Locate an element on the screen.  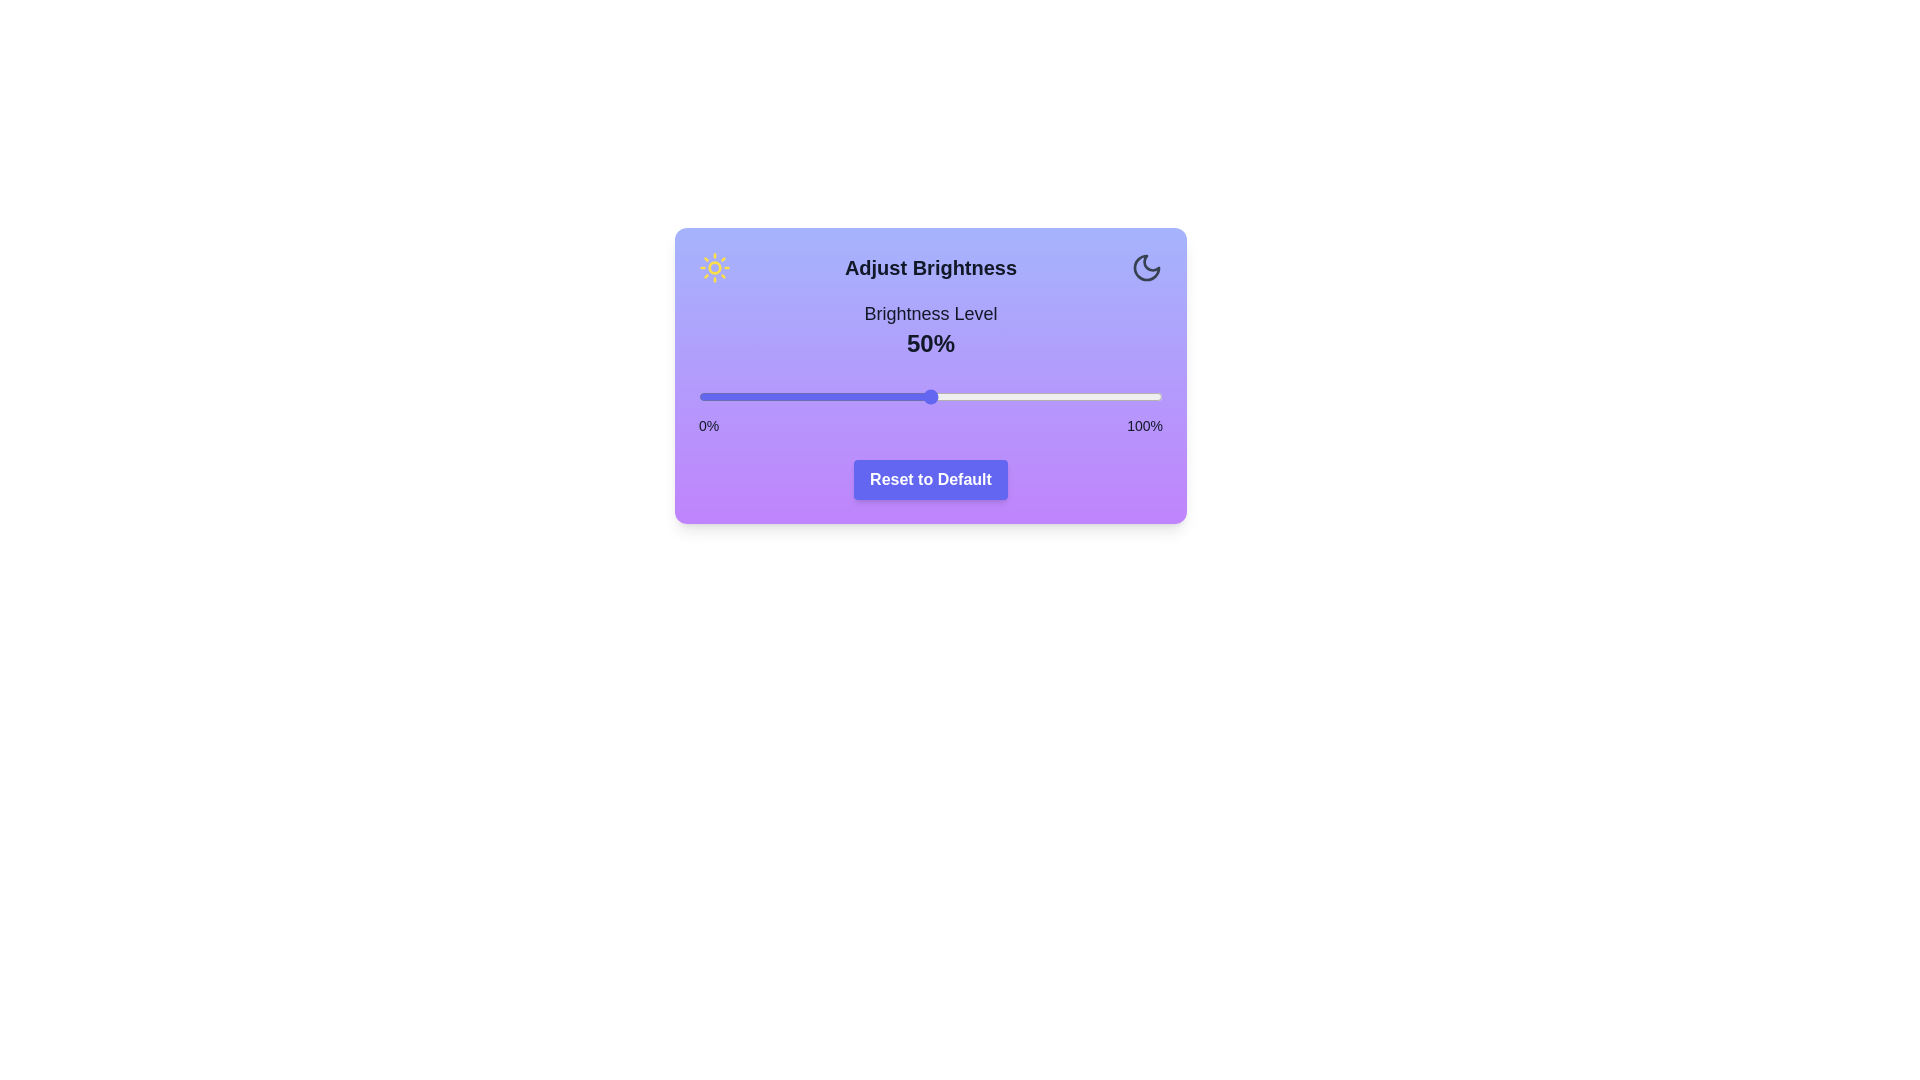
the brightness slider to 20% is located at coordinates (790, 397).